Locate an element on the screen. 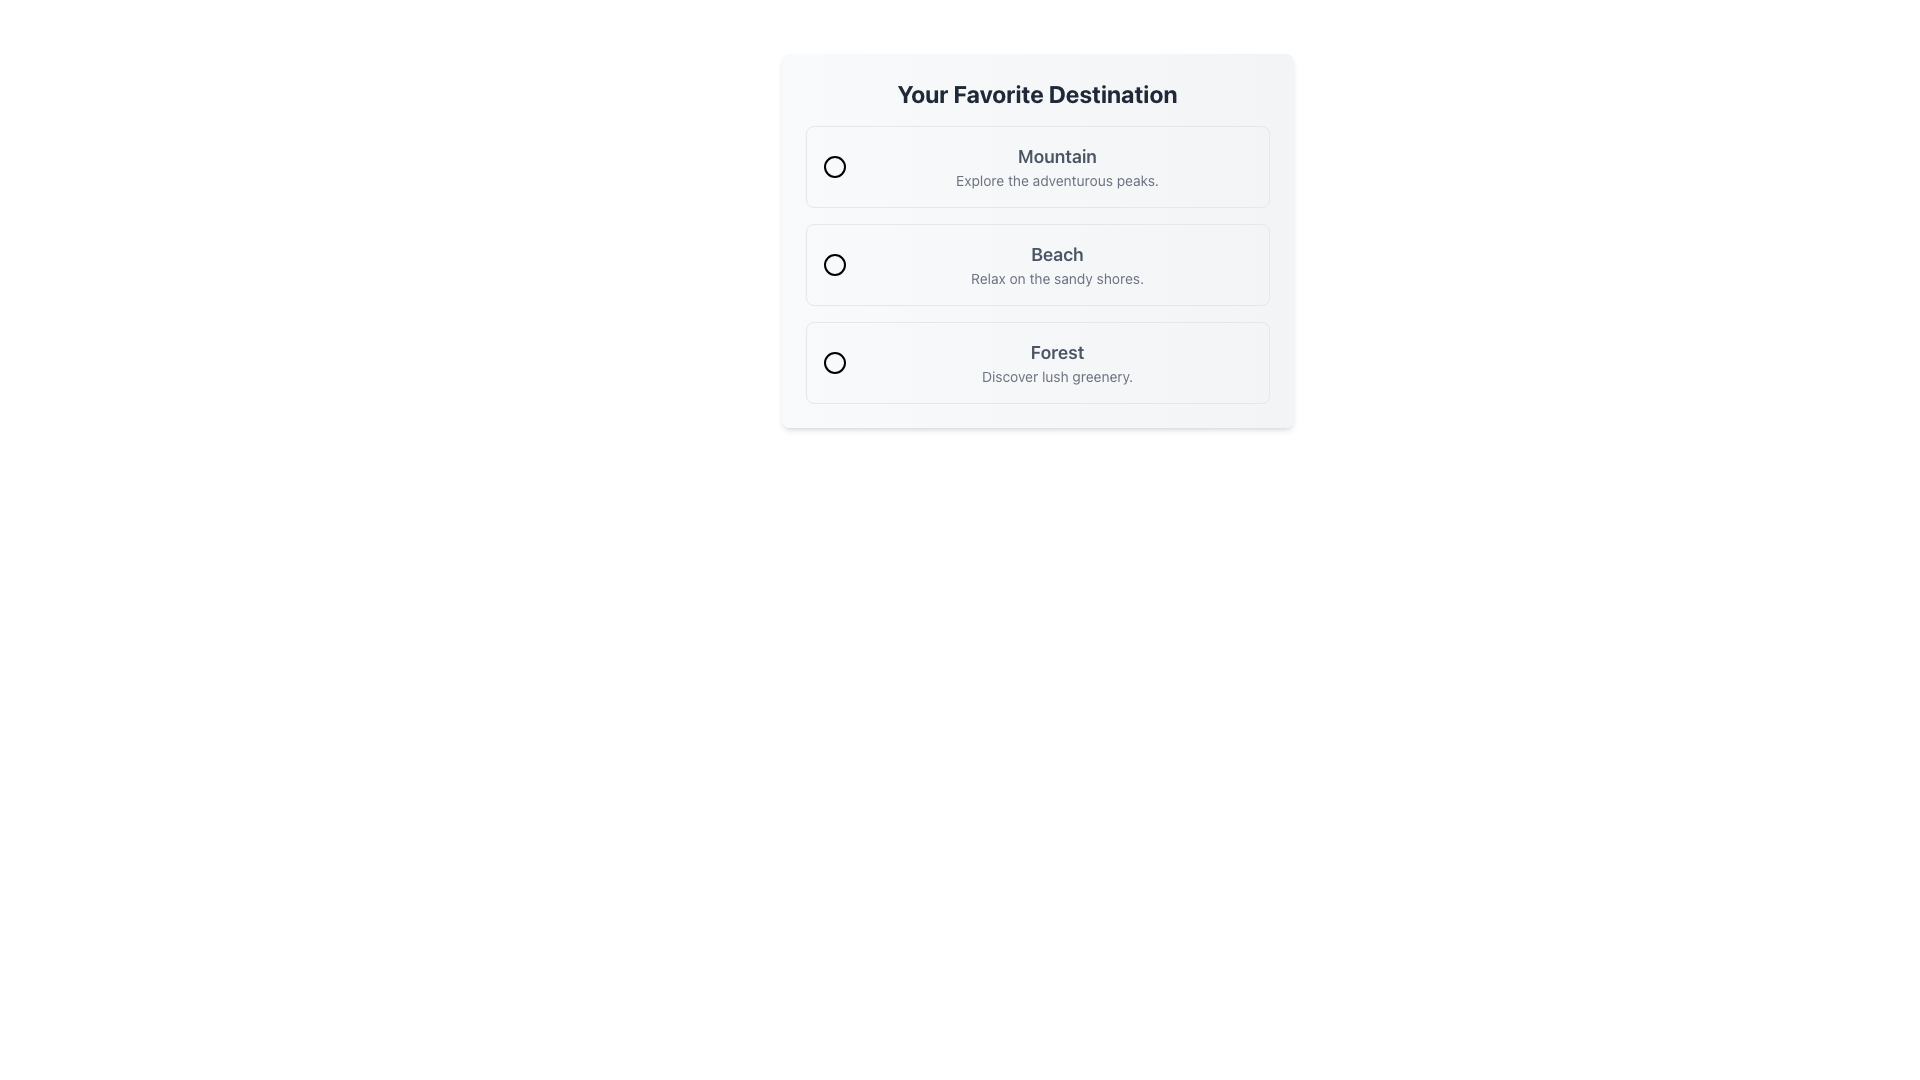 This screenshot has height=1080, width=1920. the prominently styled text label displaying the word 'Forest', which is situated above the descriptive text 'Discover lush greenery' in the third option of a vertically stacked list is located at coordinates (1056, 352).